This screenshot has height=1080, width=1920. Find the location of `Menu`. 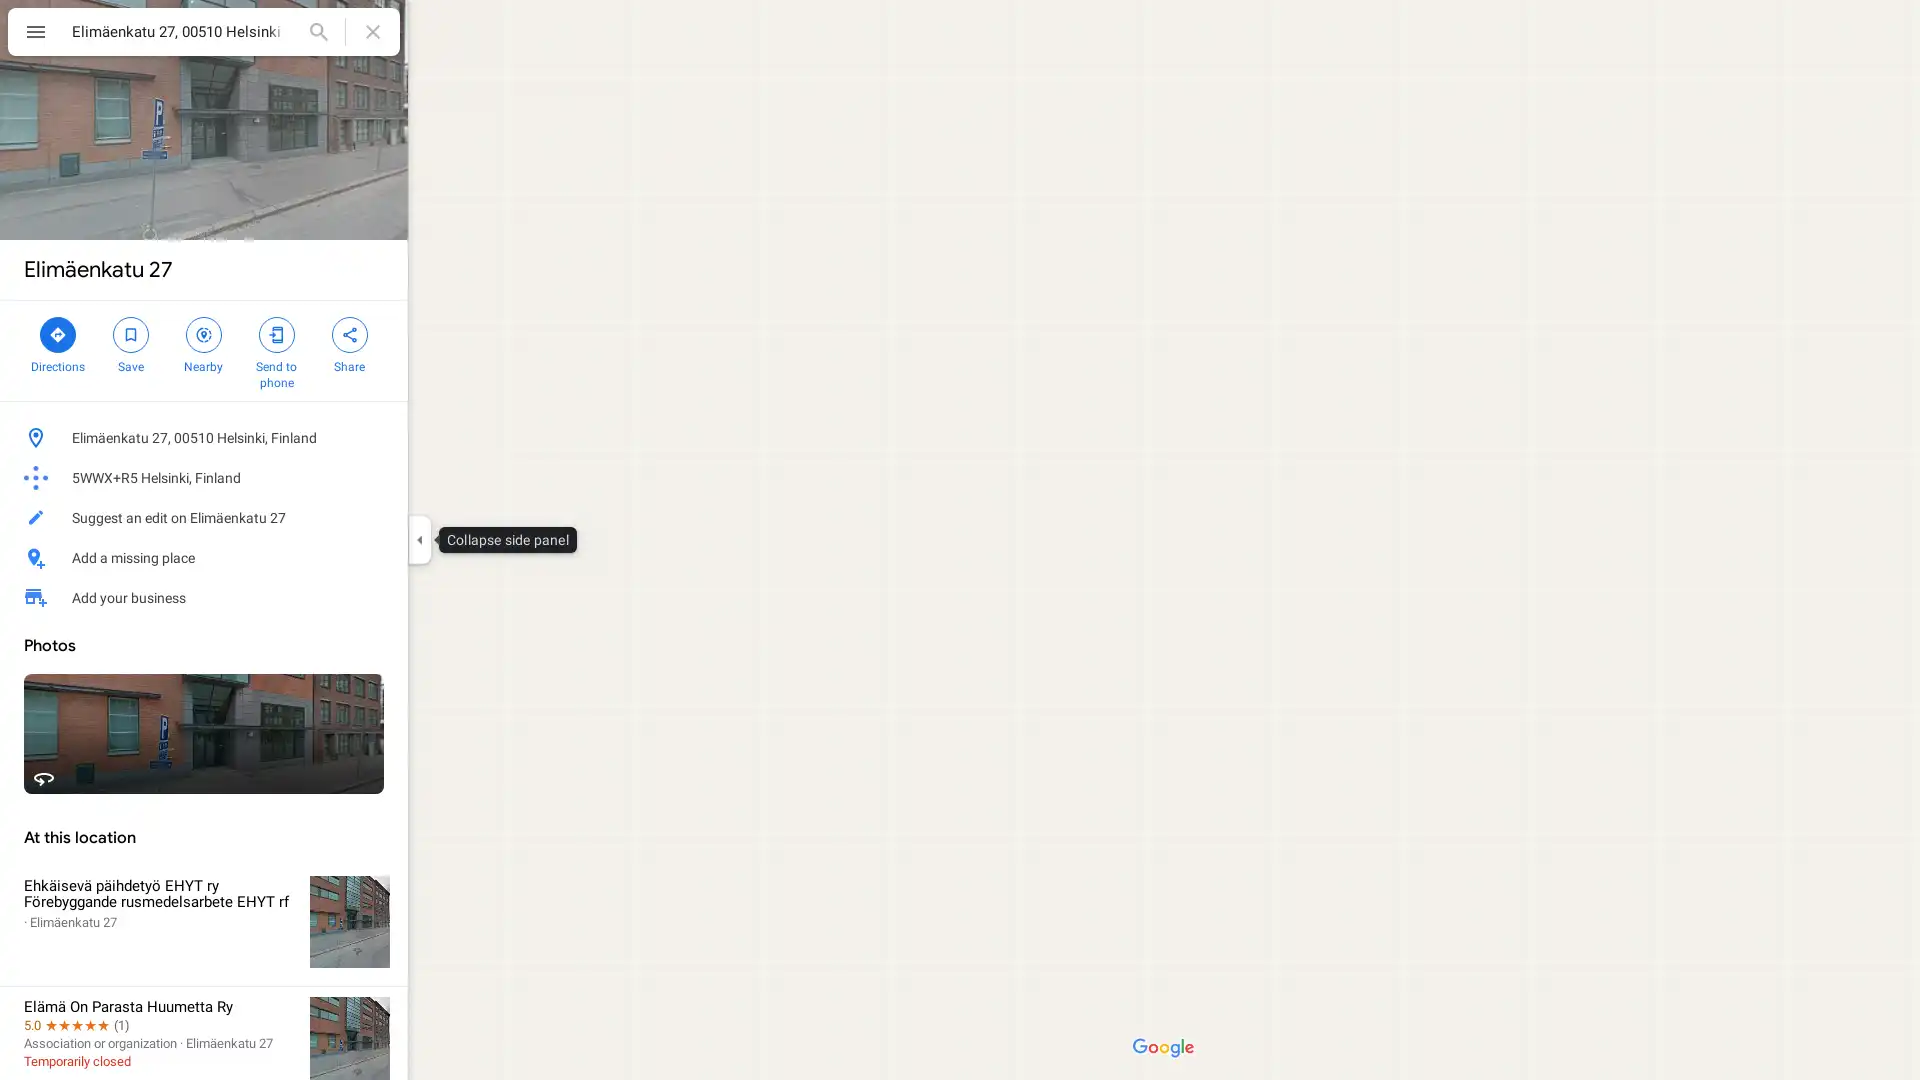

Menu is located at coordinates (35, 34).